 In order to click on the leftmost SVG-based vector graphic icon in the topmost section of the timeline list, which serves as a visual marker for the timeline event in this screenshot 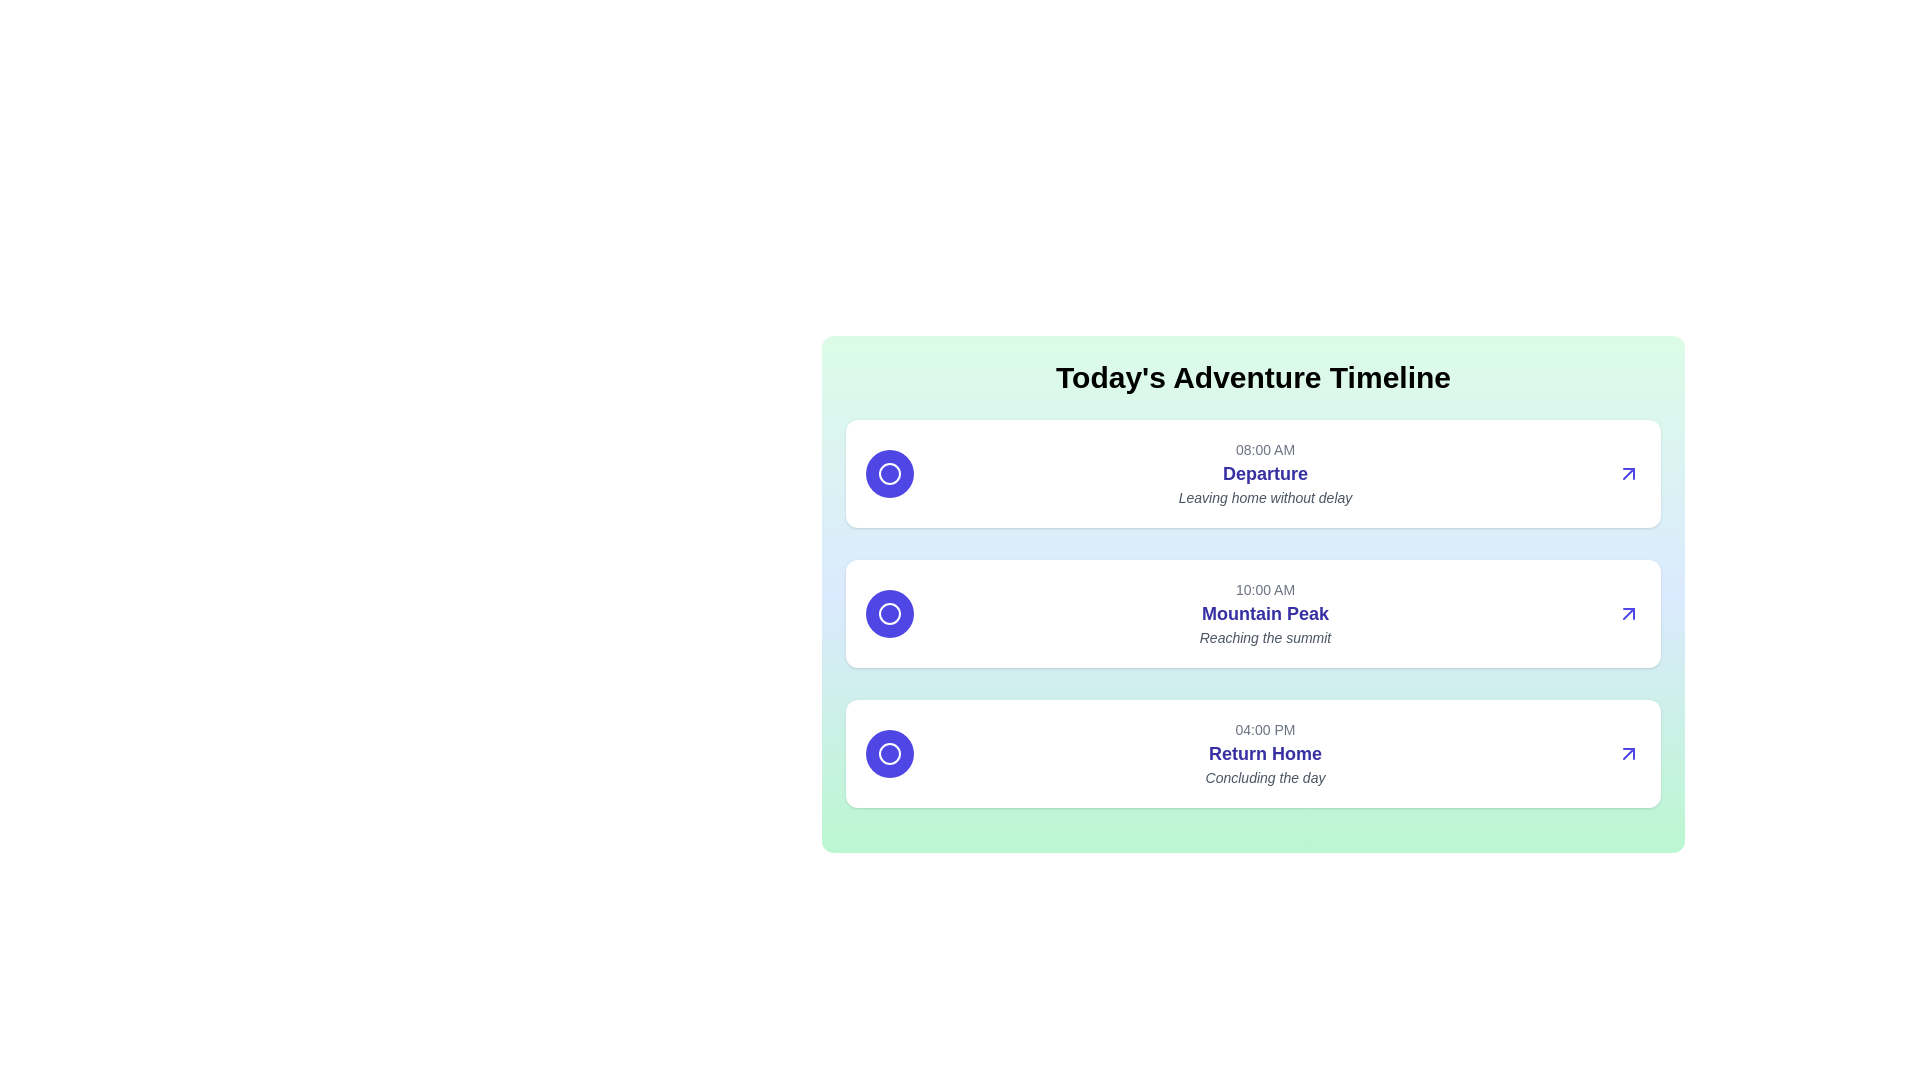, I will do `click(888, 474)`.